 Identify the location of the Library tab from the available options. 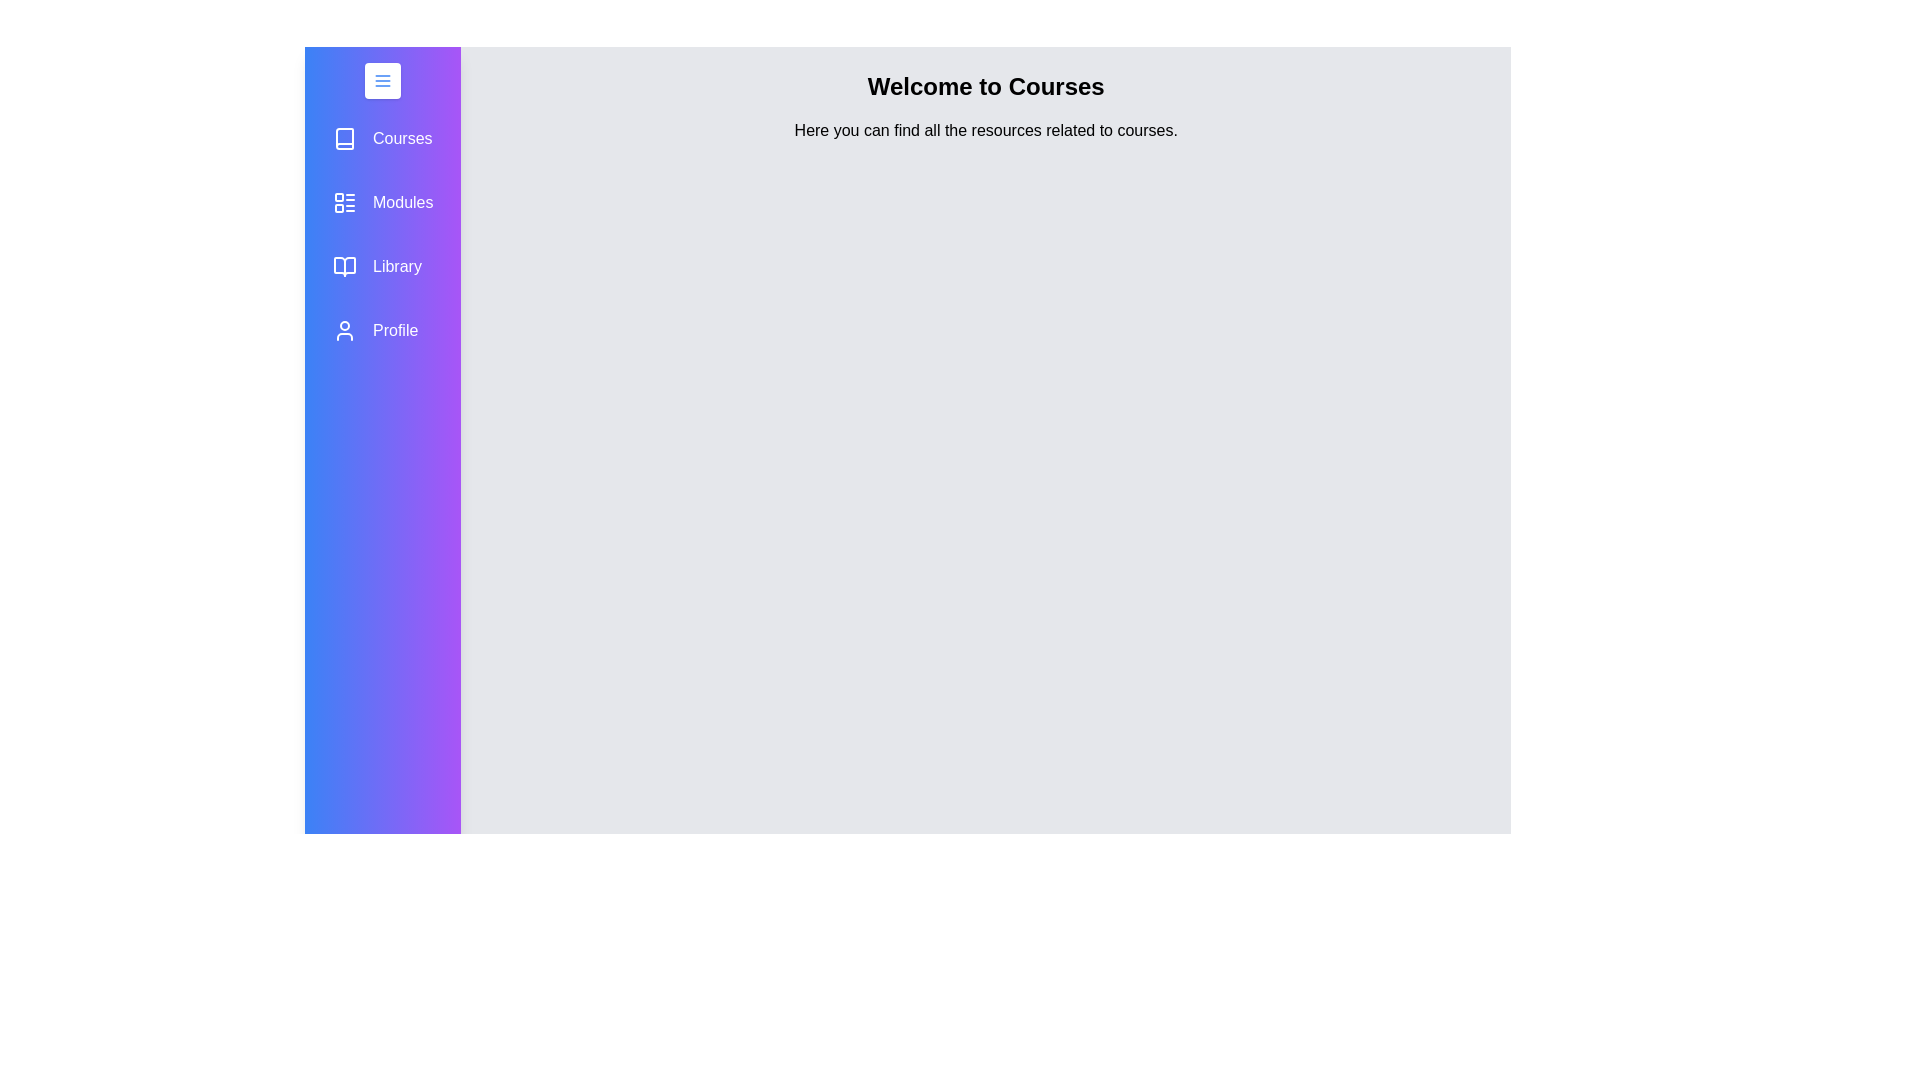
(383, 265).